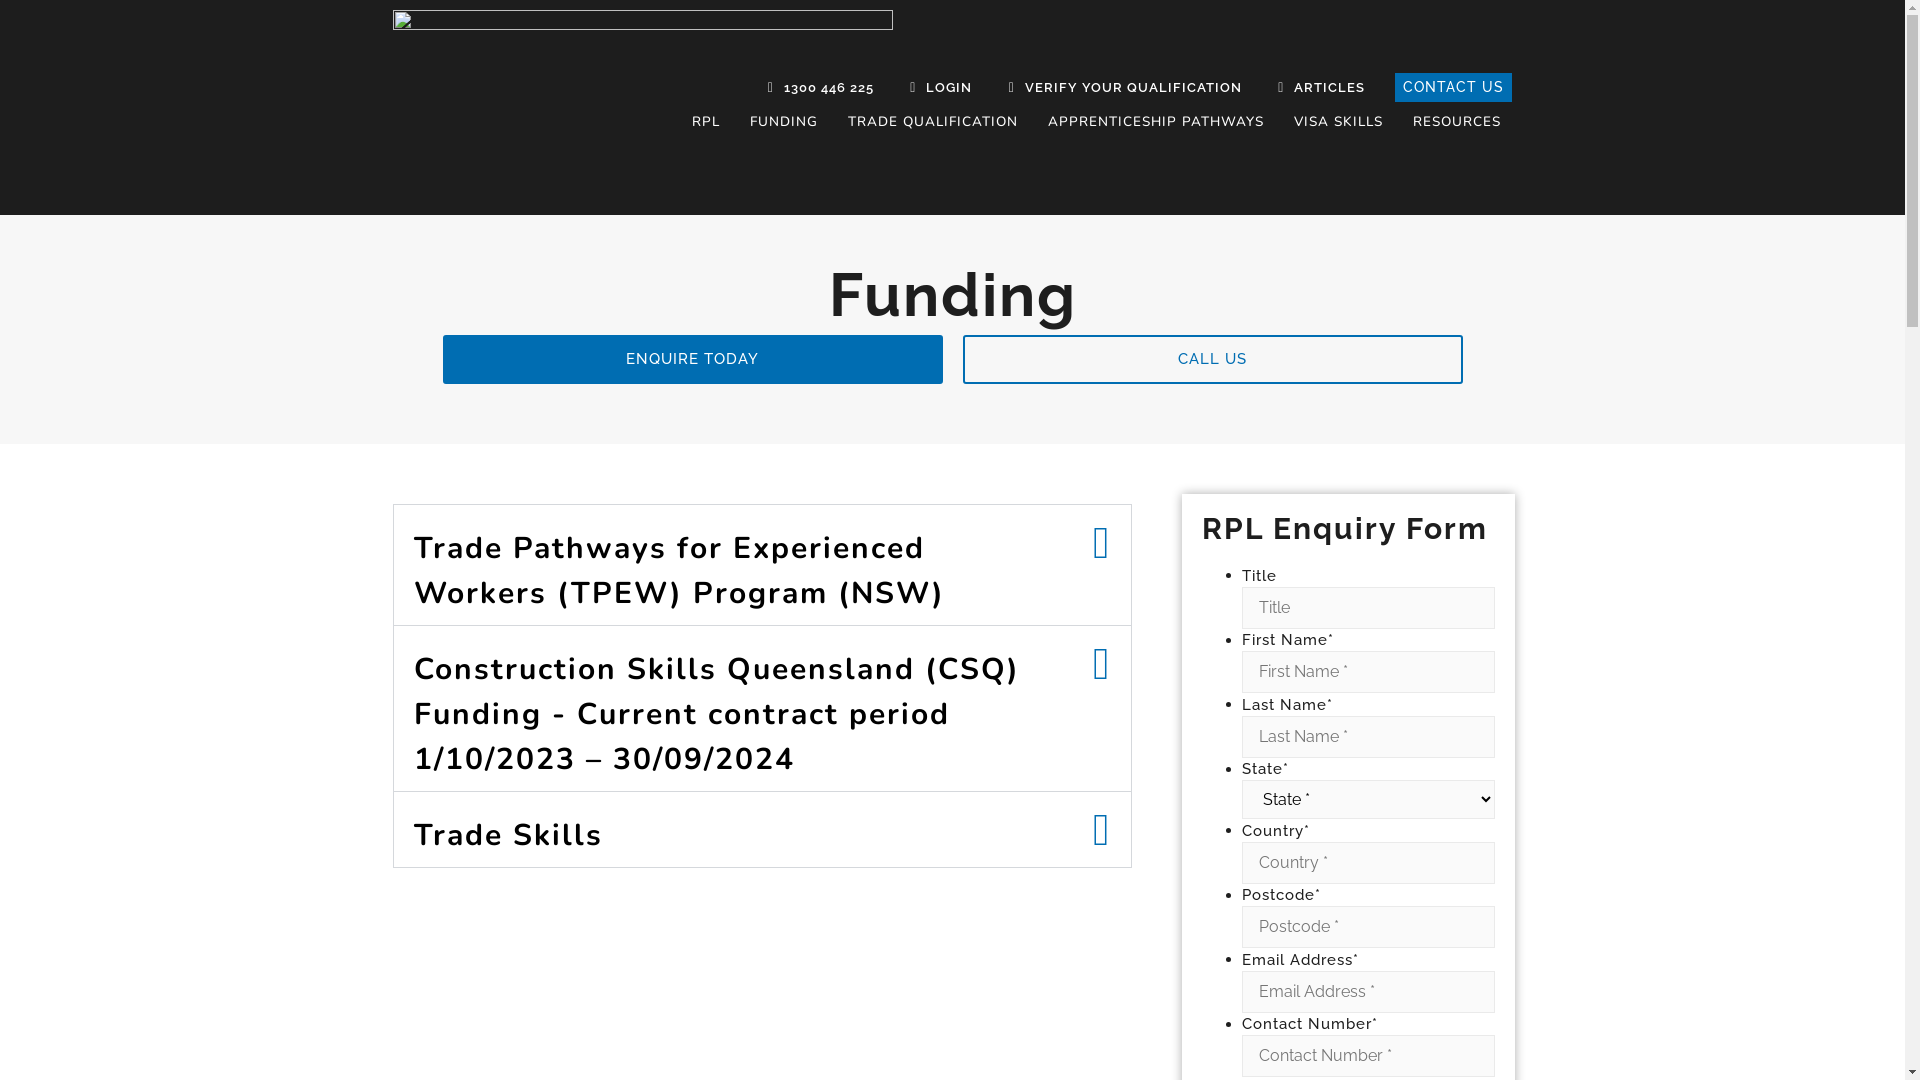 The image size is (1920, 1080). I want to click on 'RPL', so click(705, 122).